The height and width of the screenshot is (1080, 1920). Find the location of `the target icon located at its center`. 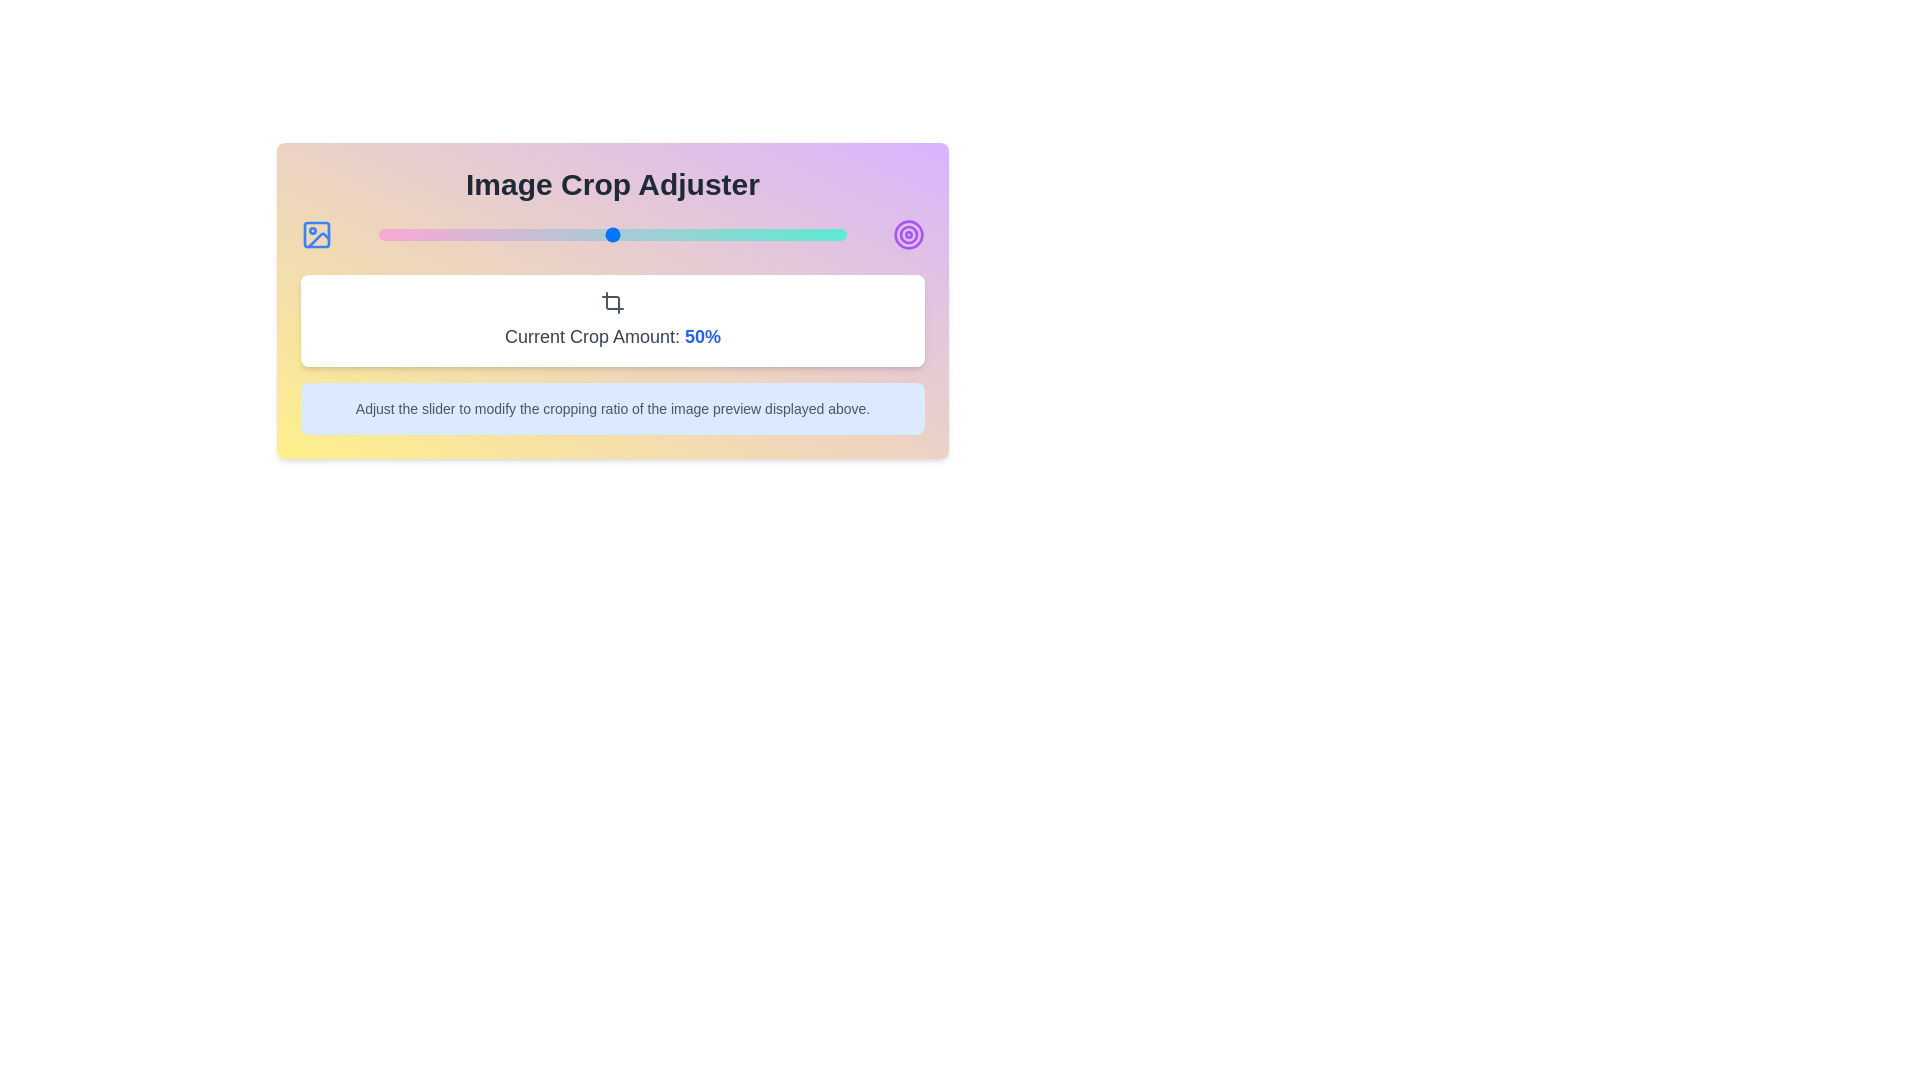

the target icon located at its center is located at coordinates (907, 234).